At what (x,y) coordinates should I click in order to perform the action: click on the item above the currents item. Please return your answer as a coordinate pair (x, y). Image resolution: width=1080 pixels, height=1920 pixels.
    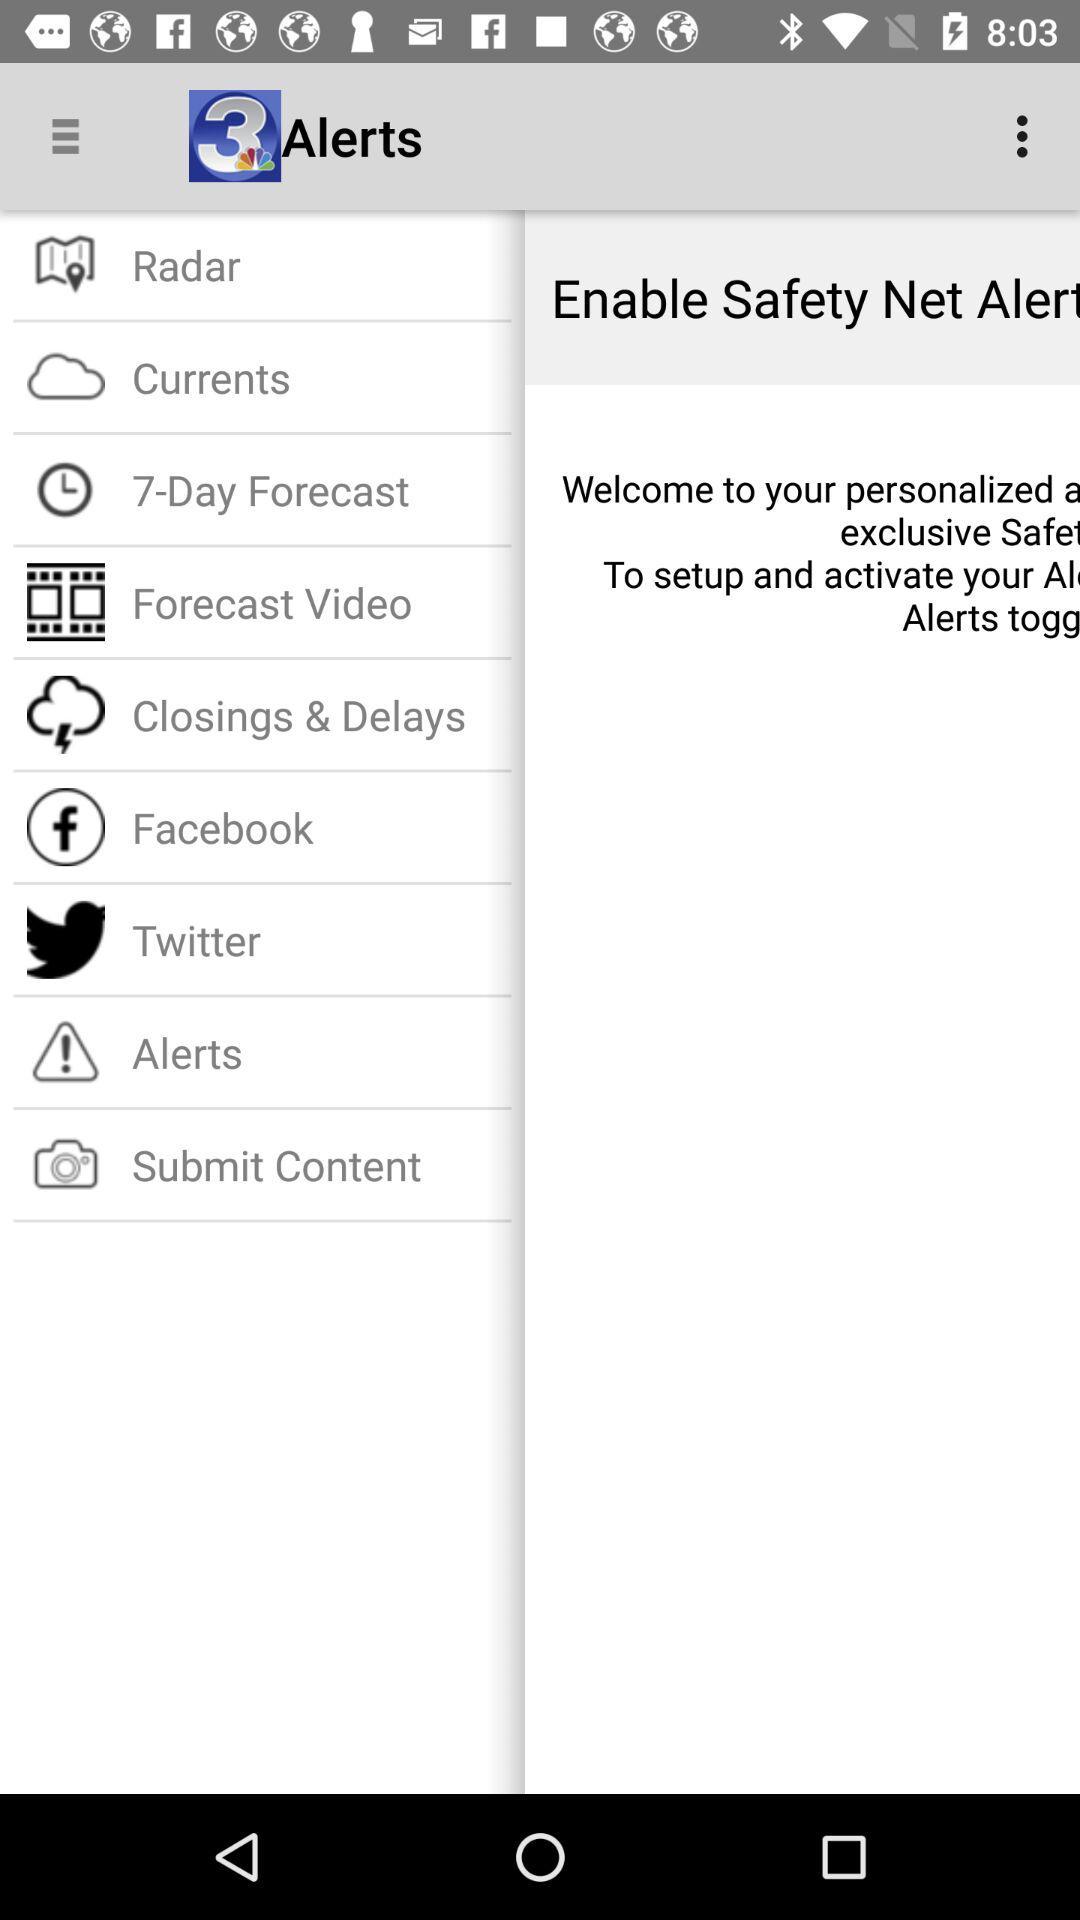
    Looking at the image, I should click on (315, 263).